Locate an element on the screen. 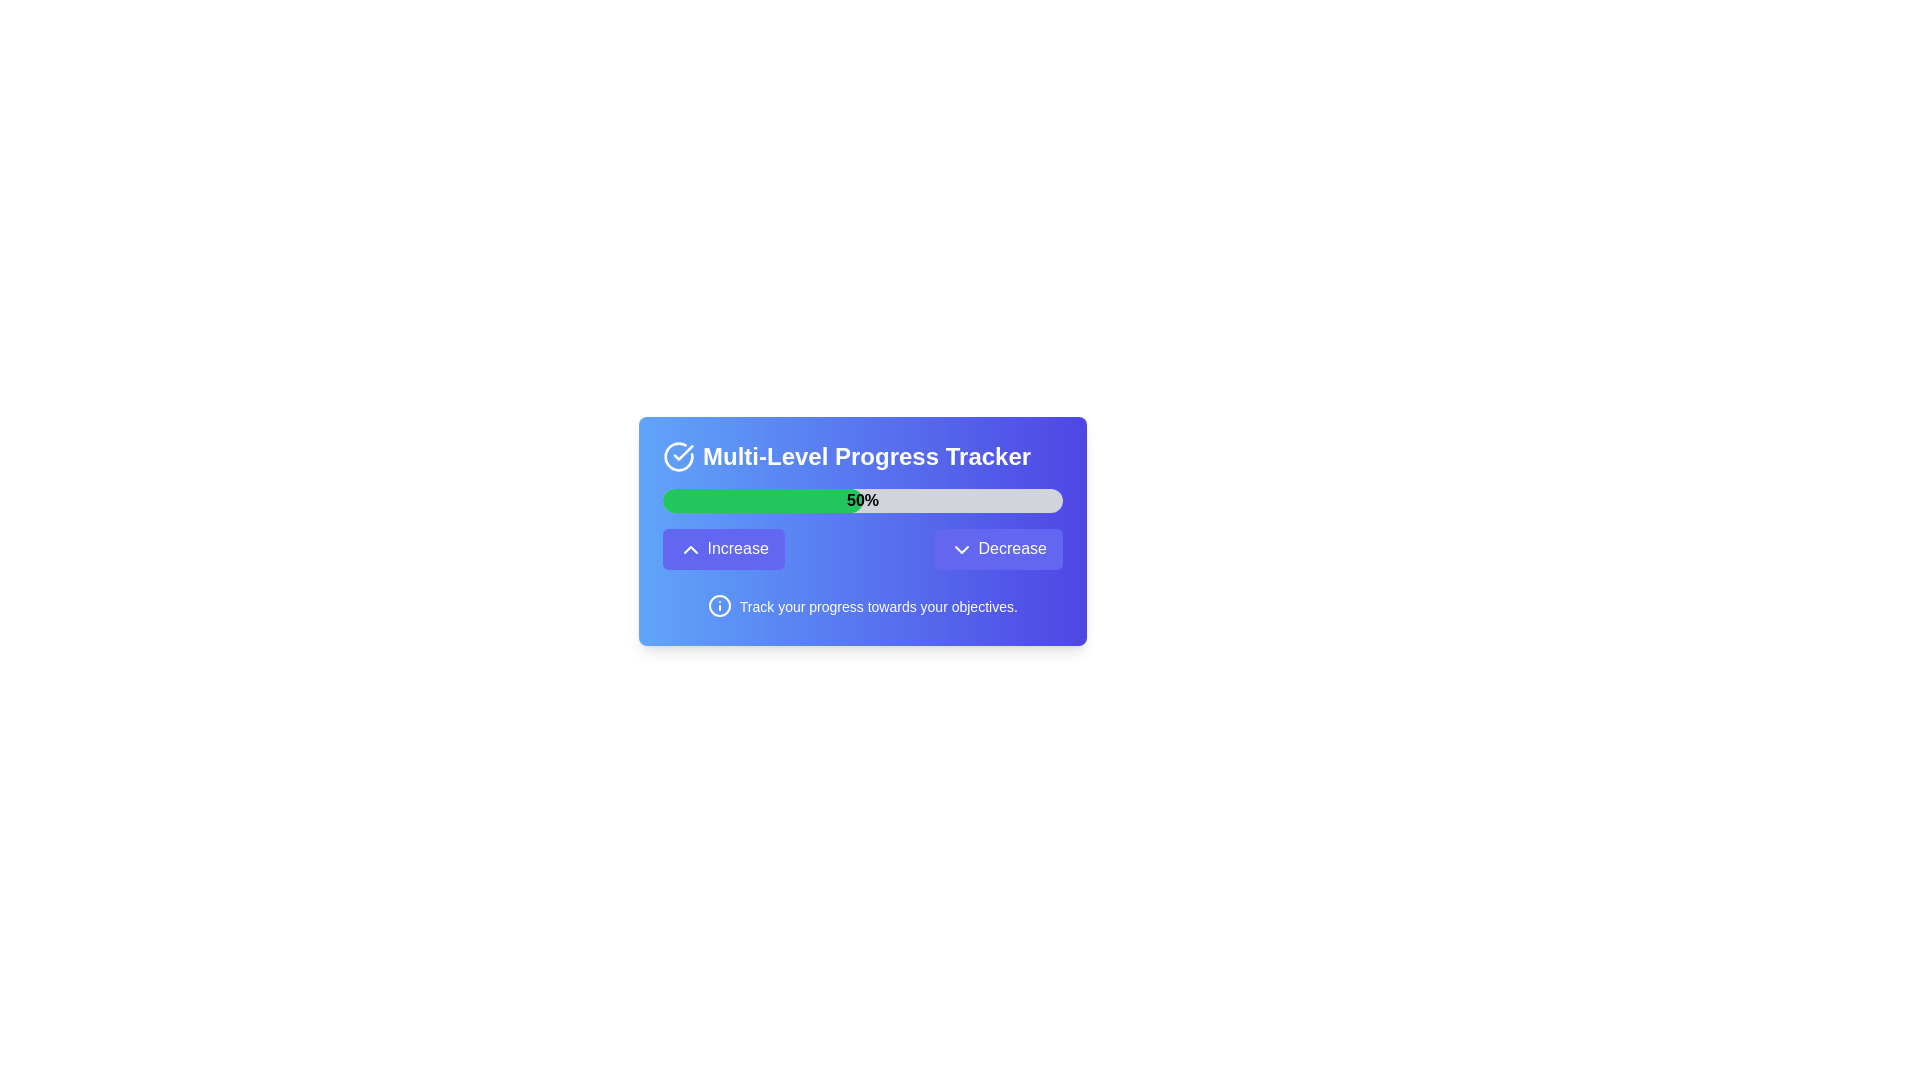 The height and width of the screenshot is (1080, 1920). the Progress tracker widget, which visually represents progress towards a set objective and features a unique gradient background is located at coordinates (863, 530).